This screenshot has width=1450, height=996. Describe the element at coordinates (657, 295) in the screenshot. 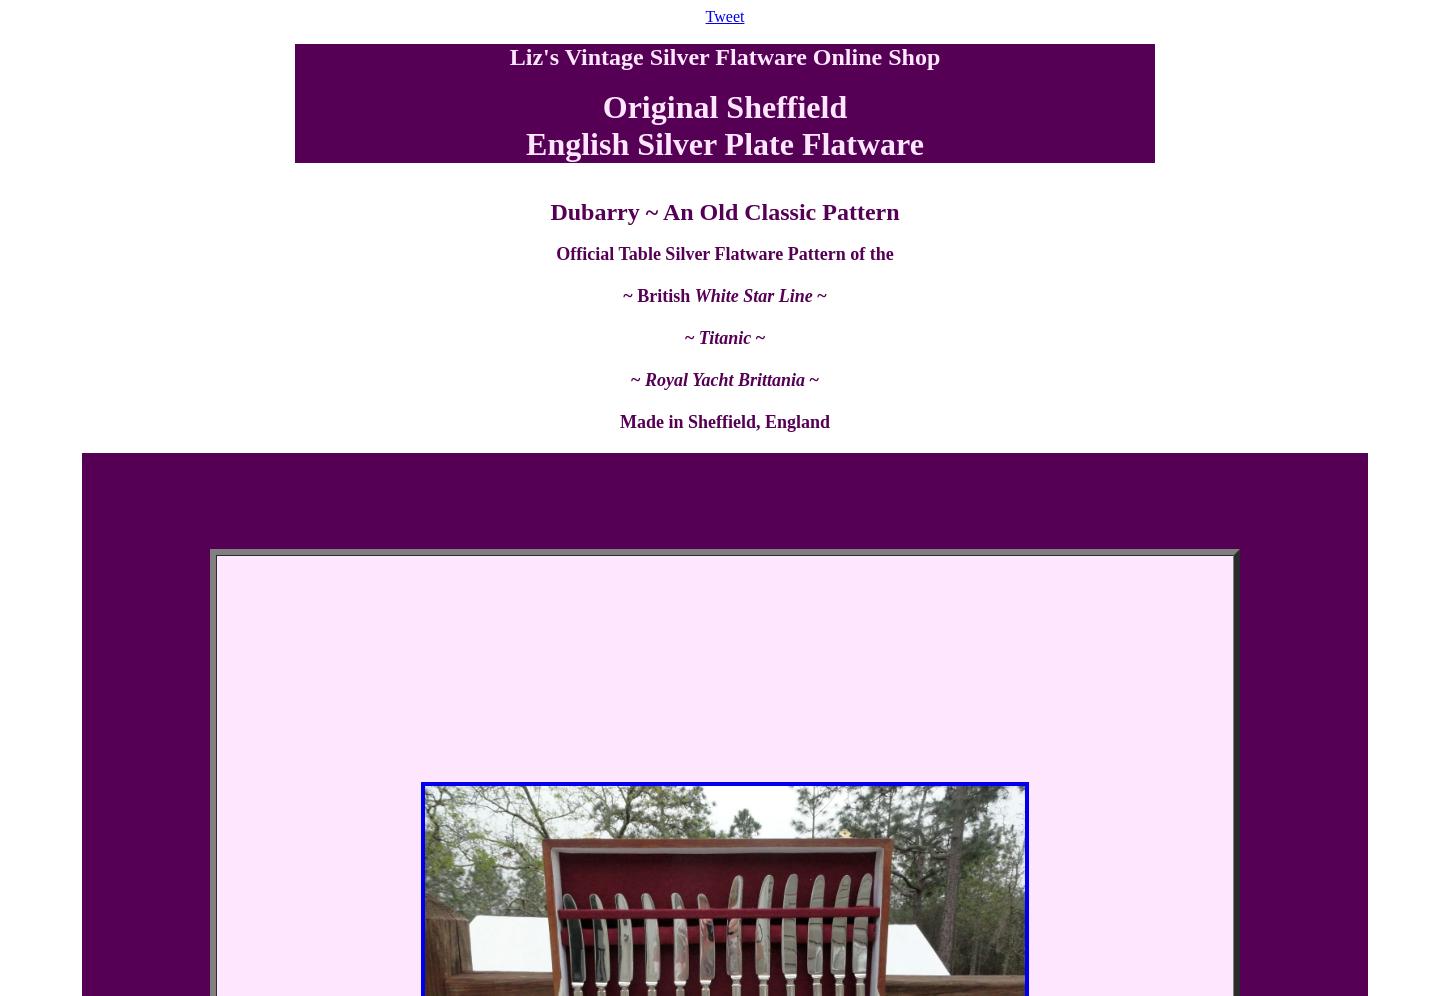

I see `'~ British'` at that location.